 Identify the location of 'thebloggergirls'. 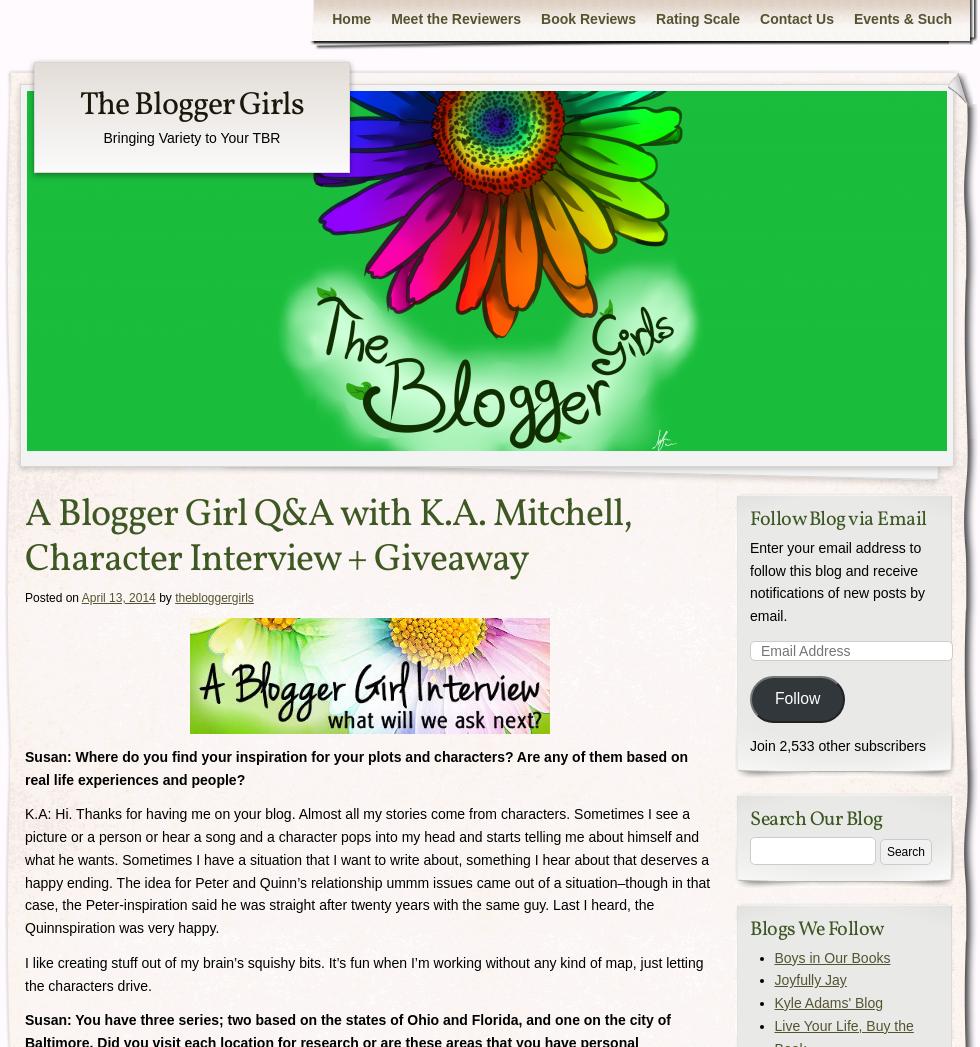
(214, 595).